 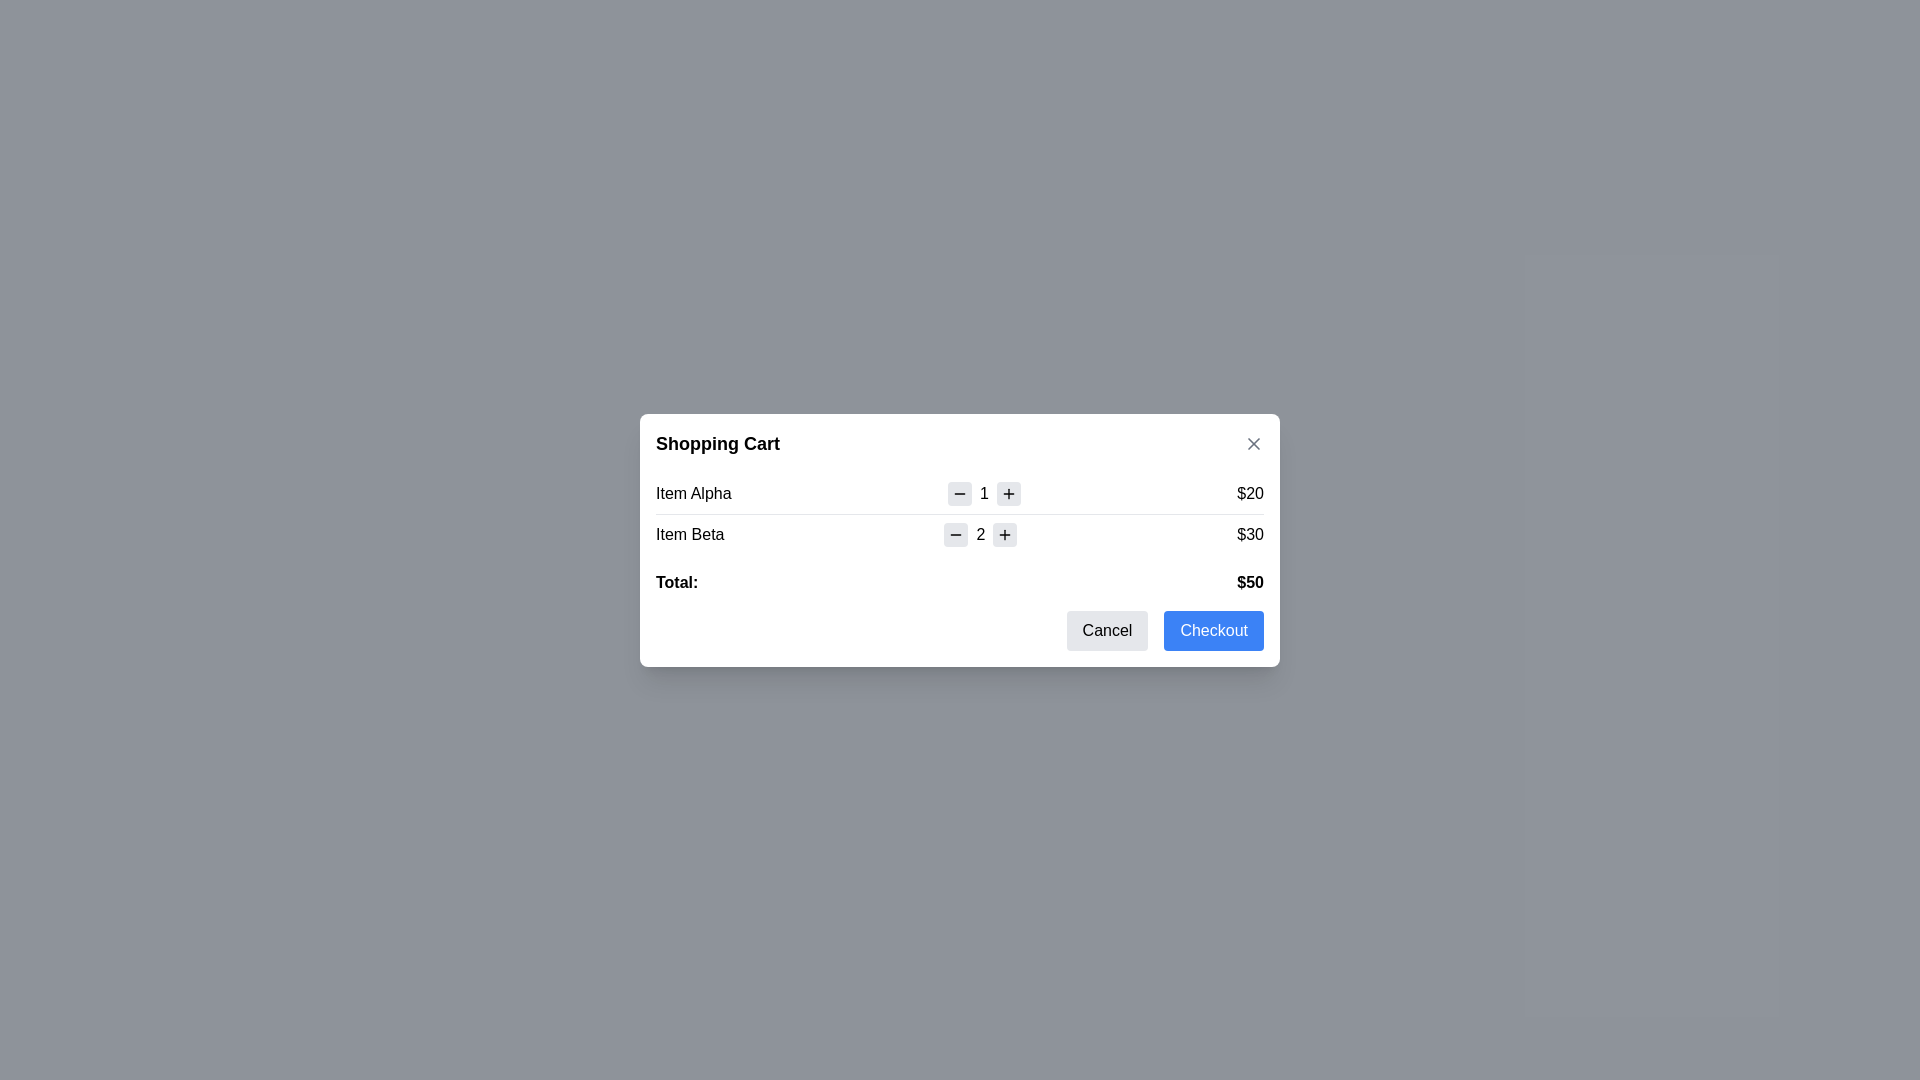 What do you see at coordinates (955, 533) in the screenshot?
I see `the decrease quantity button for 'Item Beta' in the shopping cart interface` at bounding box center [955, 533].